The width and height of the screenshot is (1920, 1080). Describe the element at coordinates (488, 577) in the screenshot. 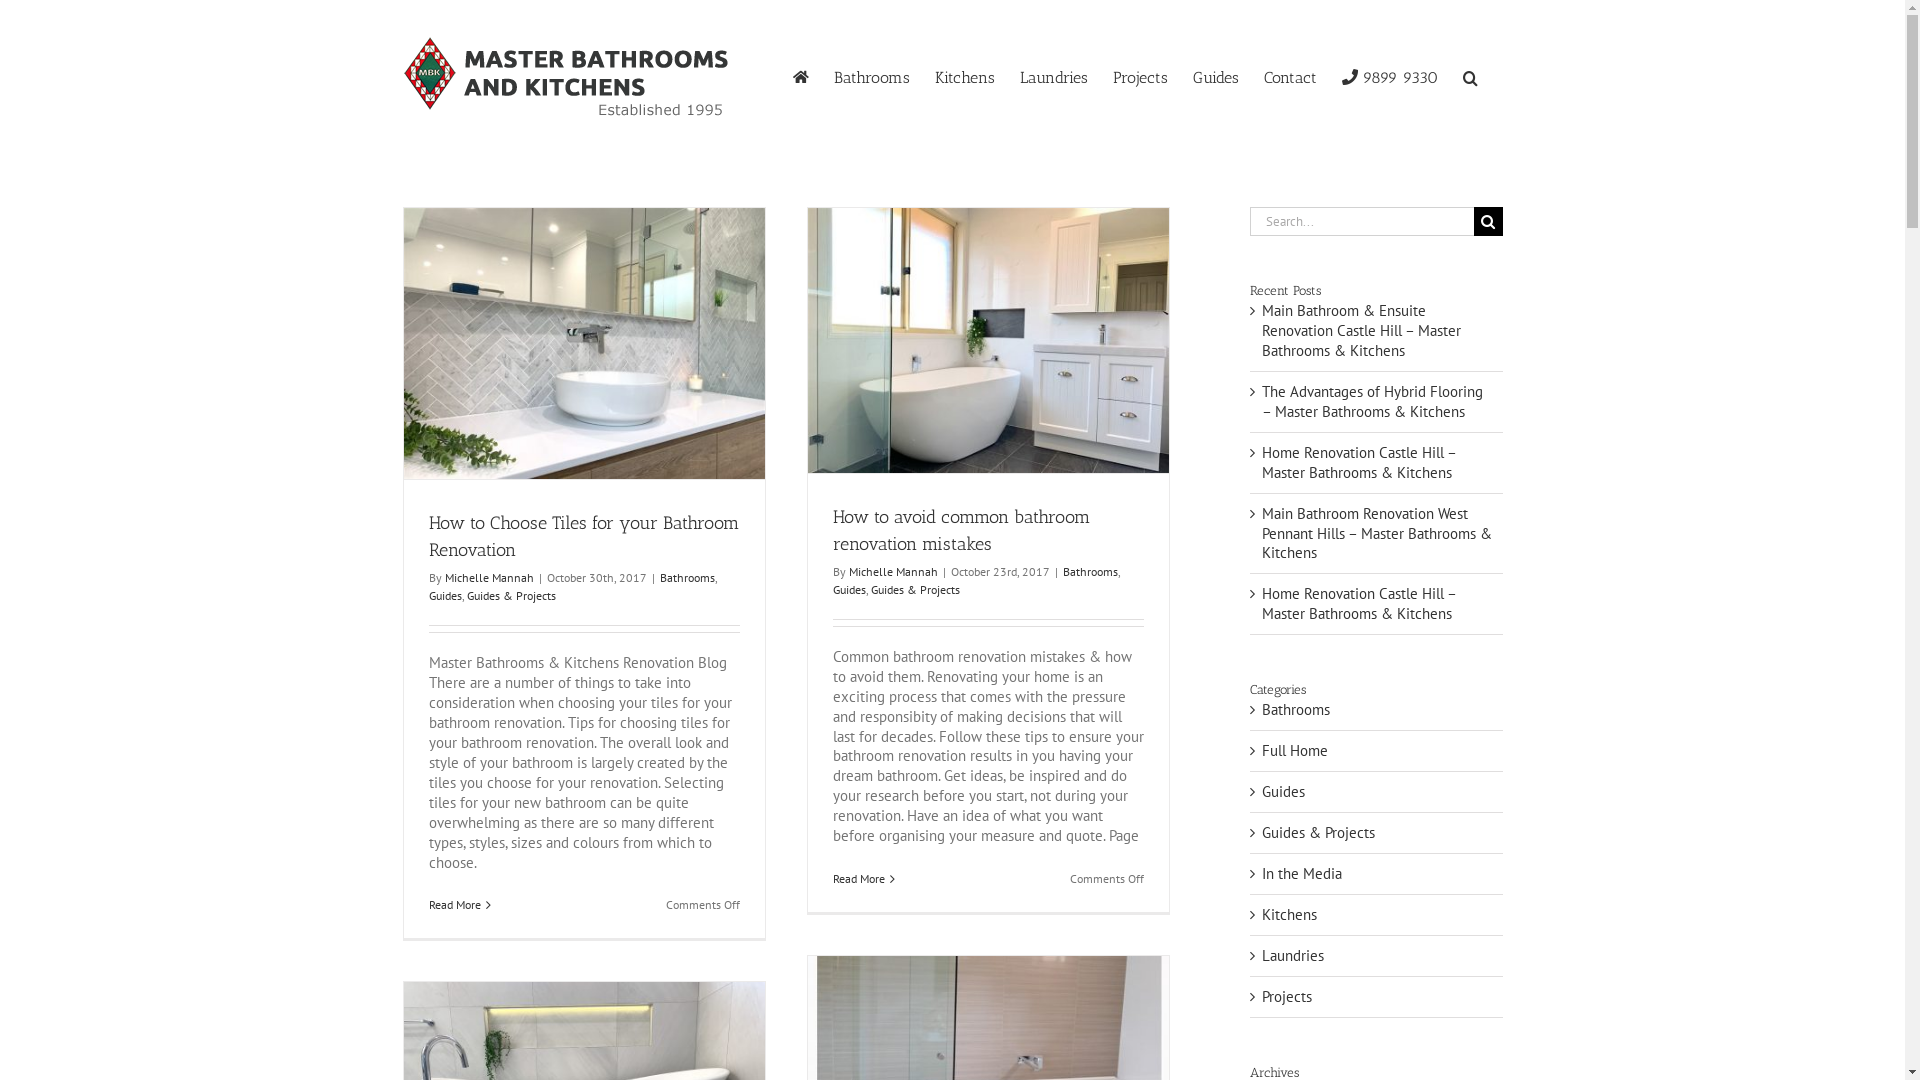

I see `'Michelle Mannah'` at that location.